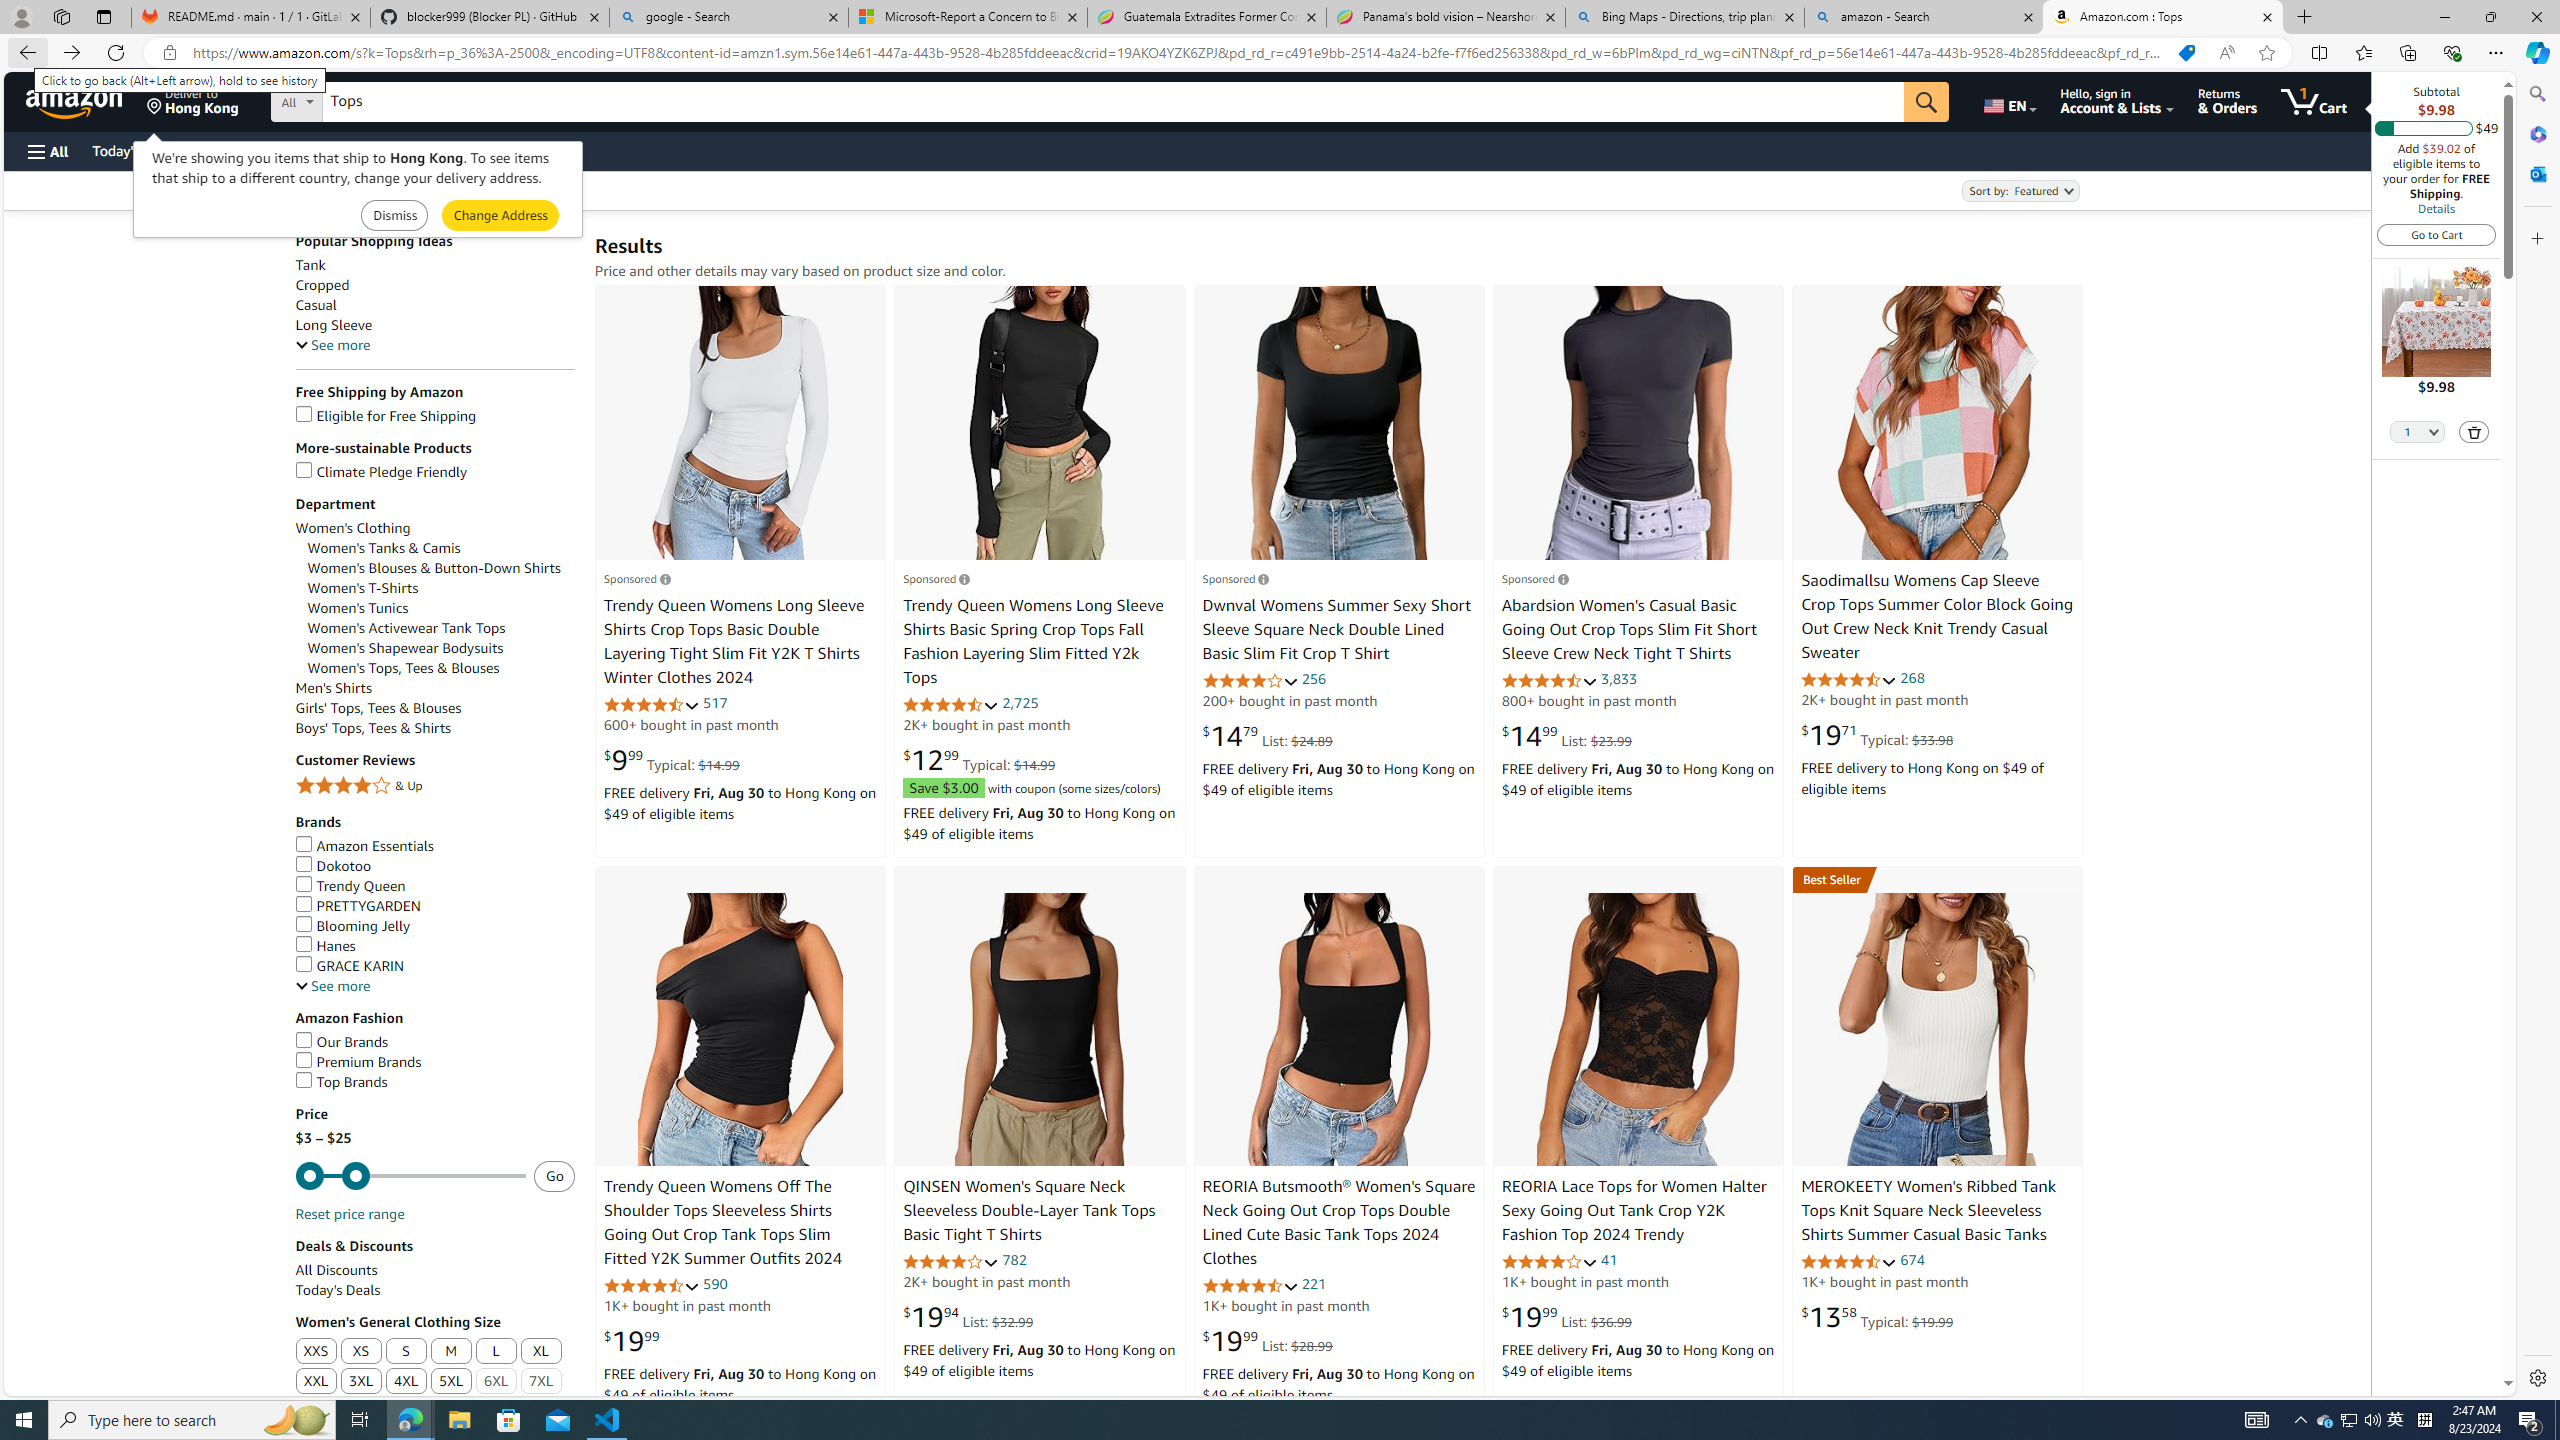 This screenshot has height=1440, width=2560. Describe the element at coordinates (409, 1175) in the screenshot. I see `'Minimum'` at that location.